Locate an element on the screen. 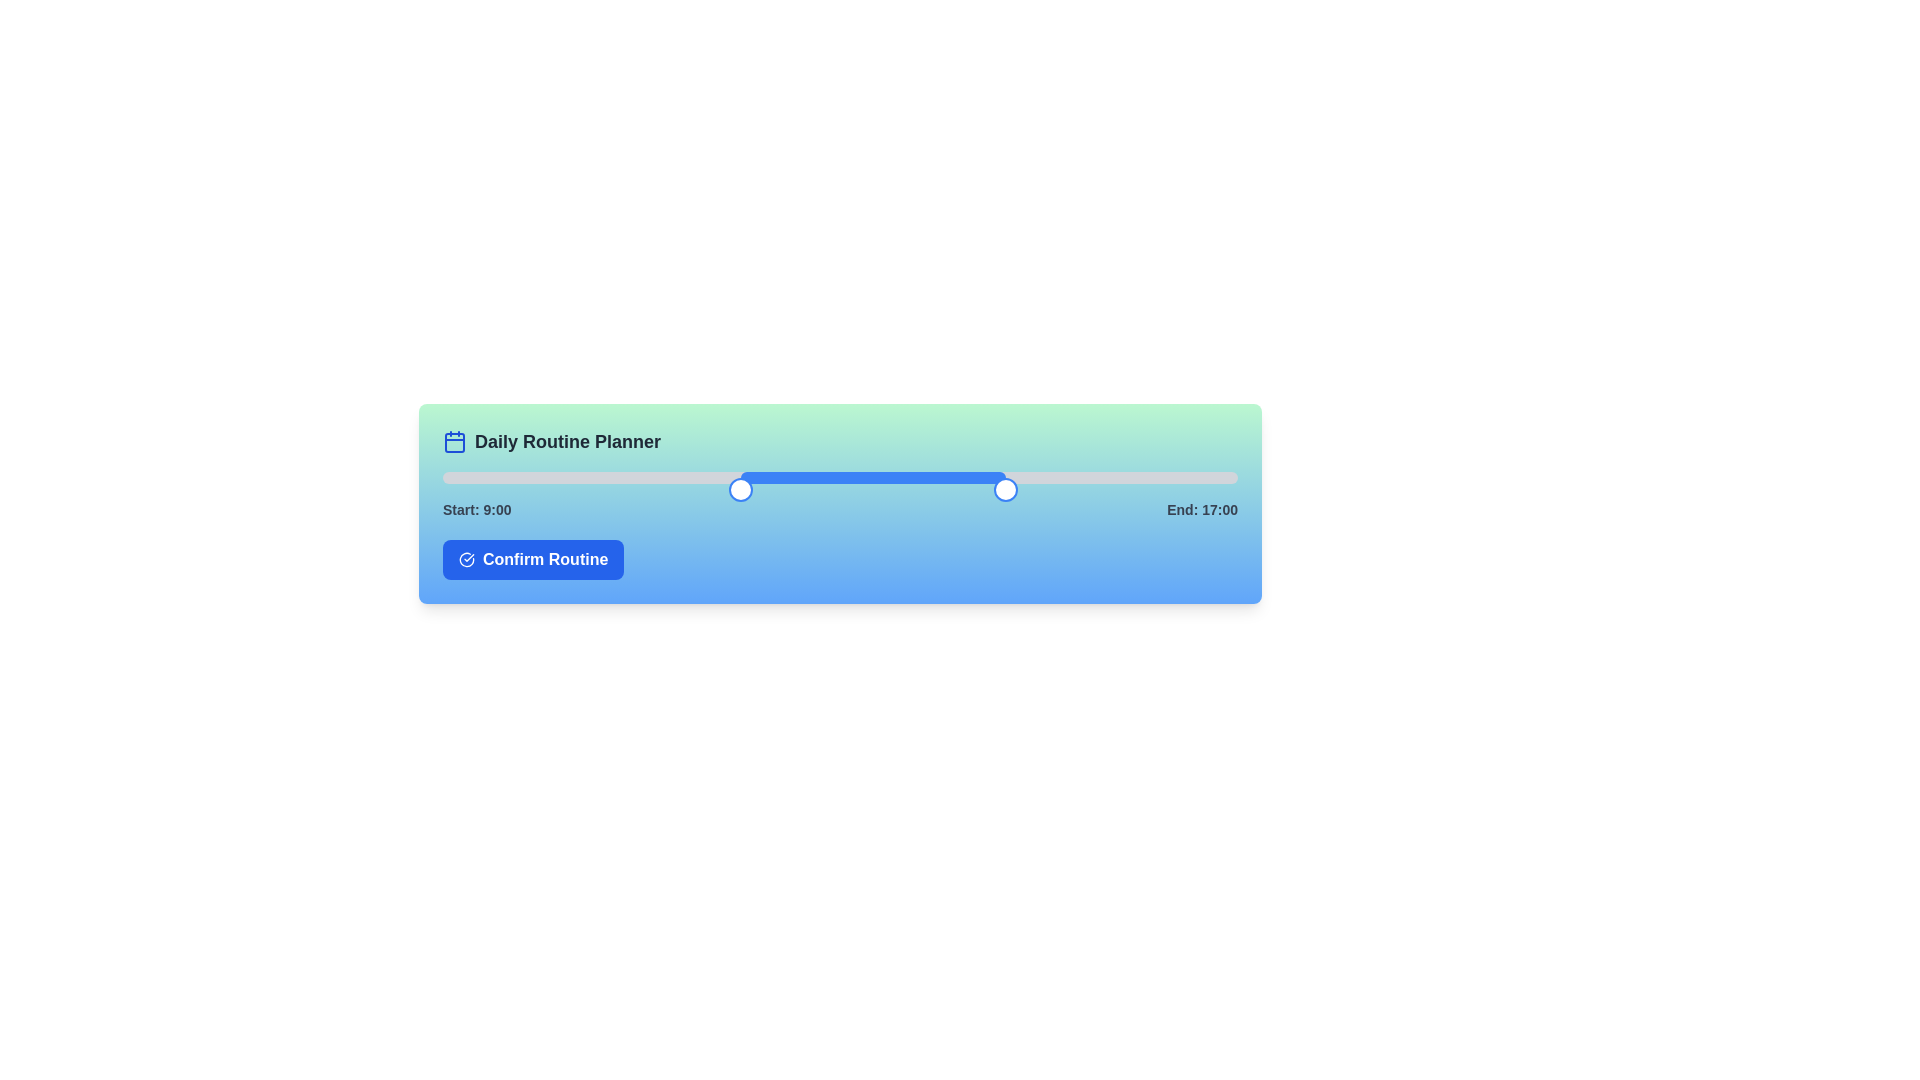  the slider handle is located at coordinates (1228, 489).